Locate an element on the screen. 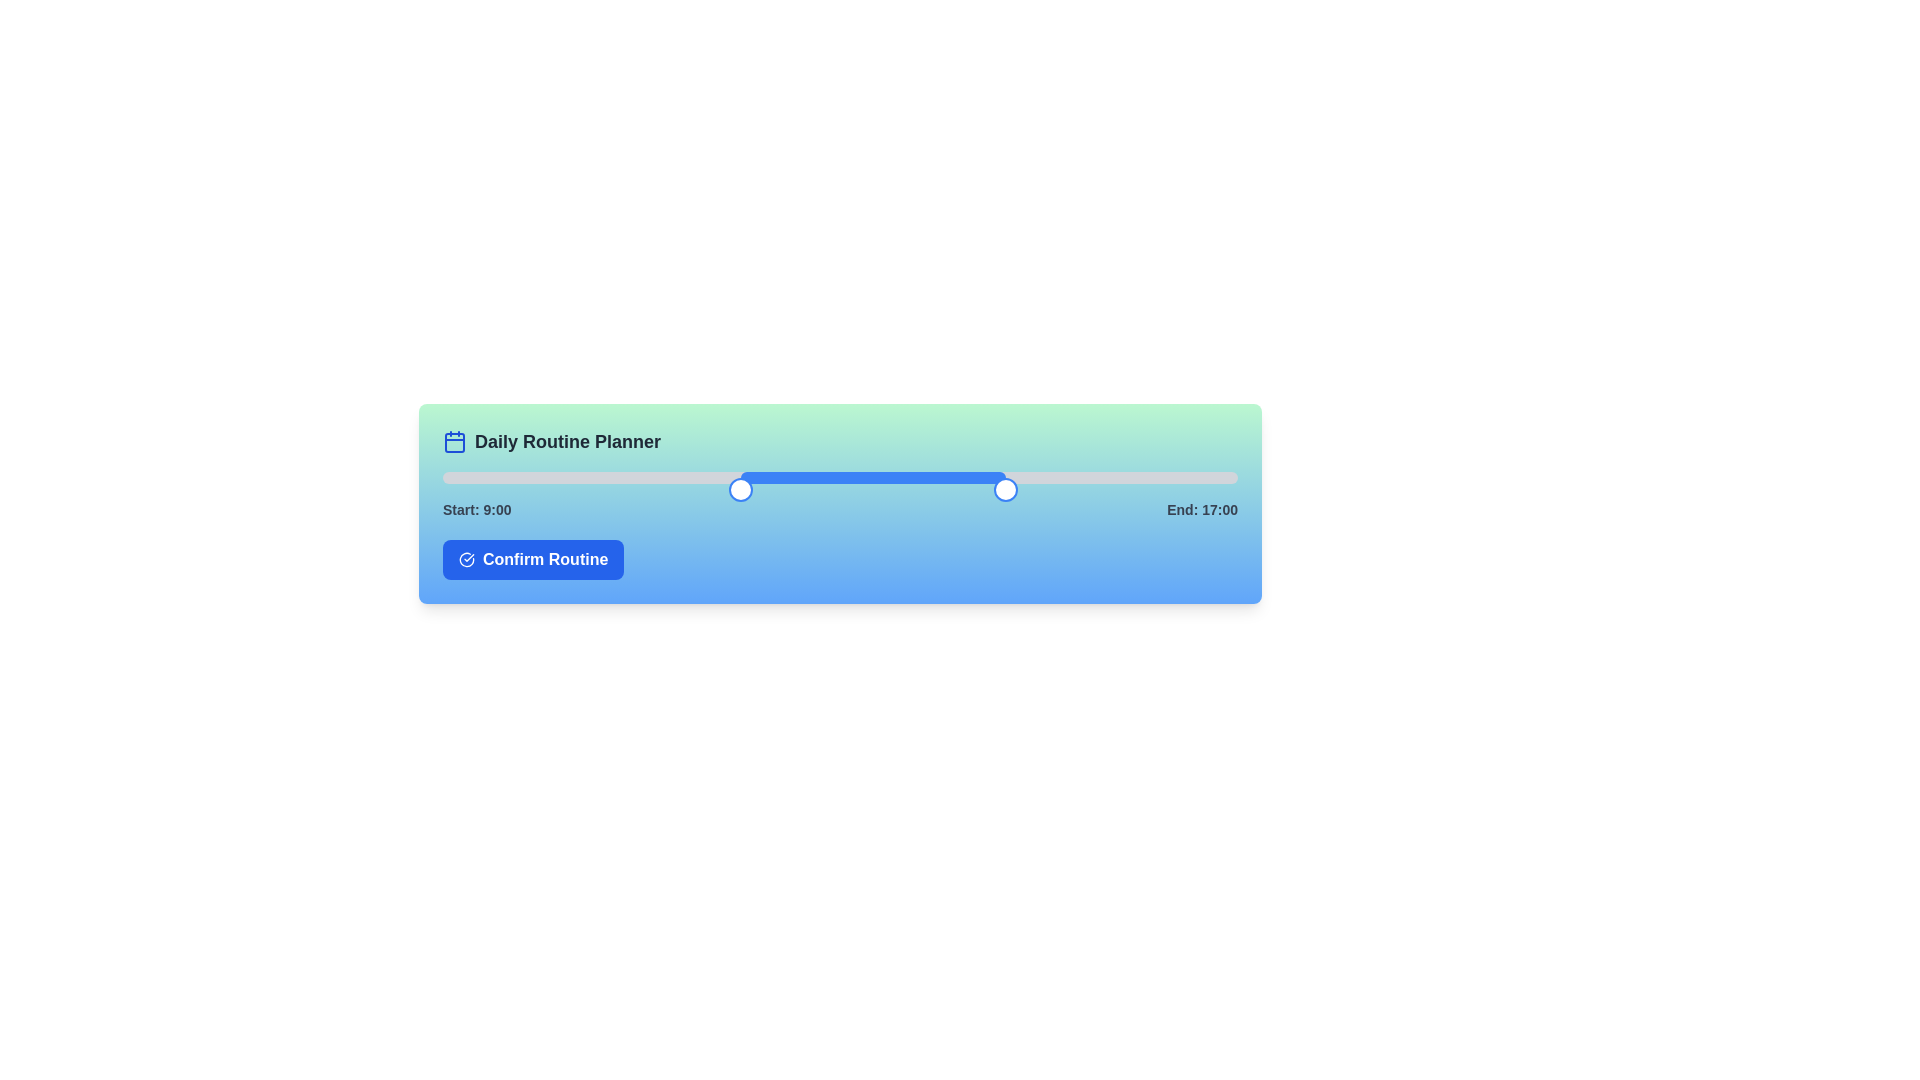  the slider handle is located at coordinates (1228, 489).